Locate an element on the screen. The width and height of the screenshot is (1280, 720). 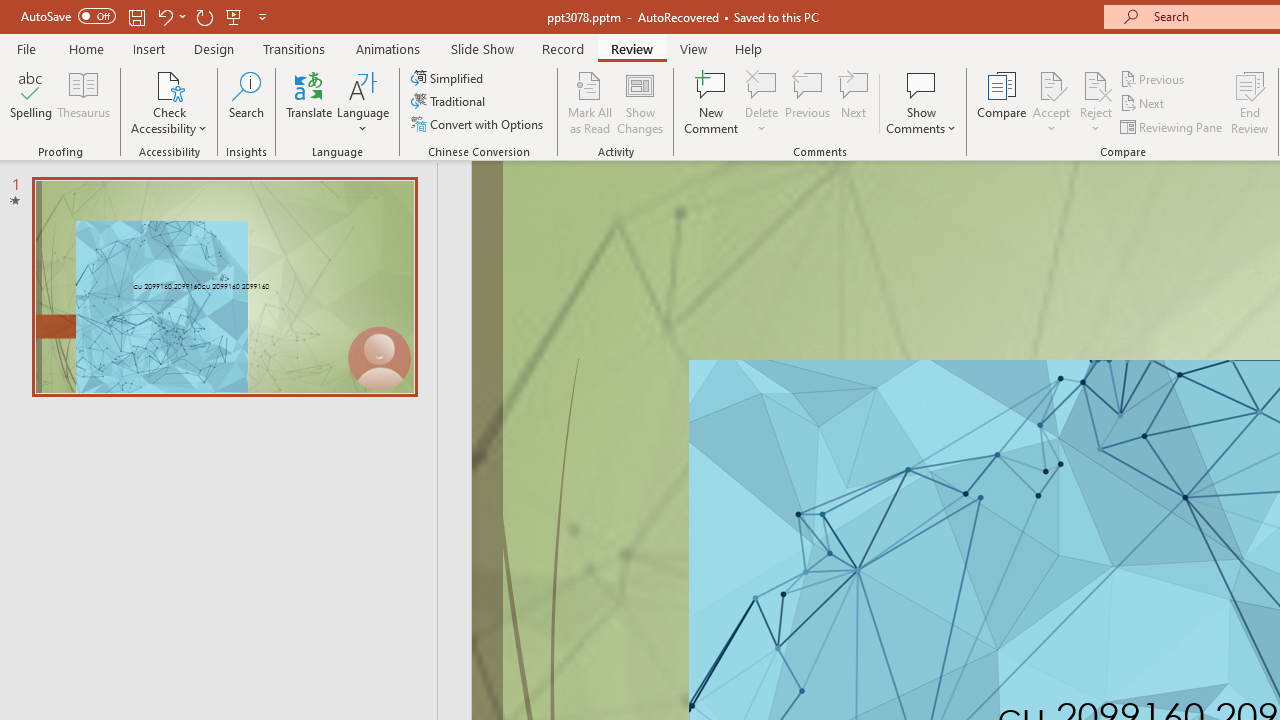
'End Review' is located at coordinates (1248, 103).